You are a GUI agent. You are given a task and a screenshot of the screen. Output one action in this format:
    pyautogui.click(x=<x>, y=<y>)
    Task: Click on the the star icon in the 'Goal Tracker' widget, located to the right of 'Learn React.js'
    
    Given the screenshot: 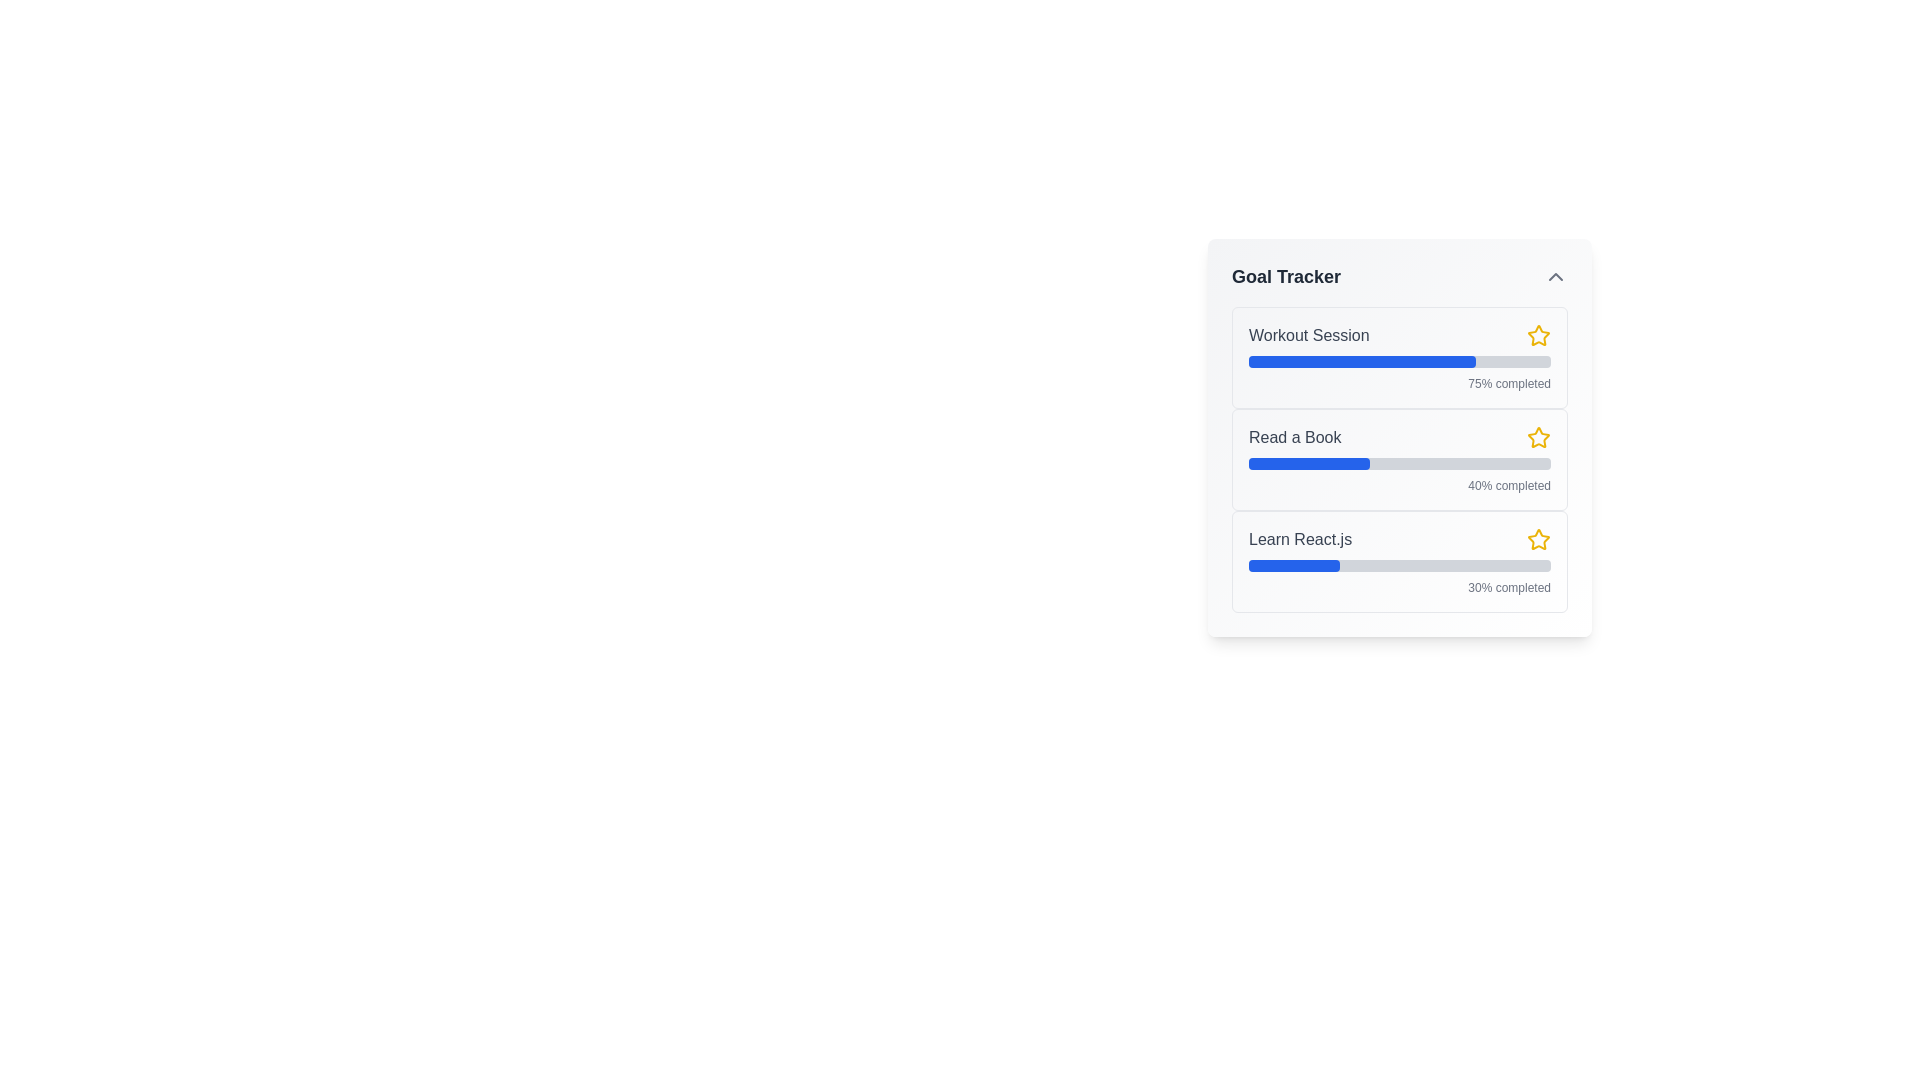 What is the action you would take?
    pyautogui.click(x=1538, y=540)
    